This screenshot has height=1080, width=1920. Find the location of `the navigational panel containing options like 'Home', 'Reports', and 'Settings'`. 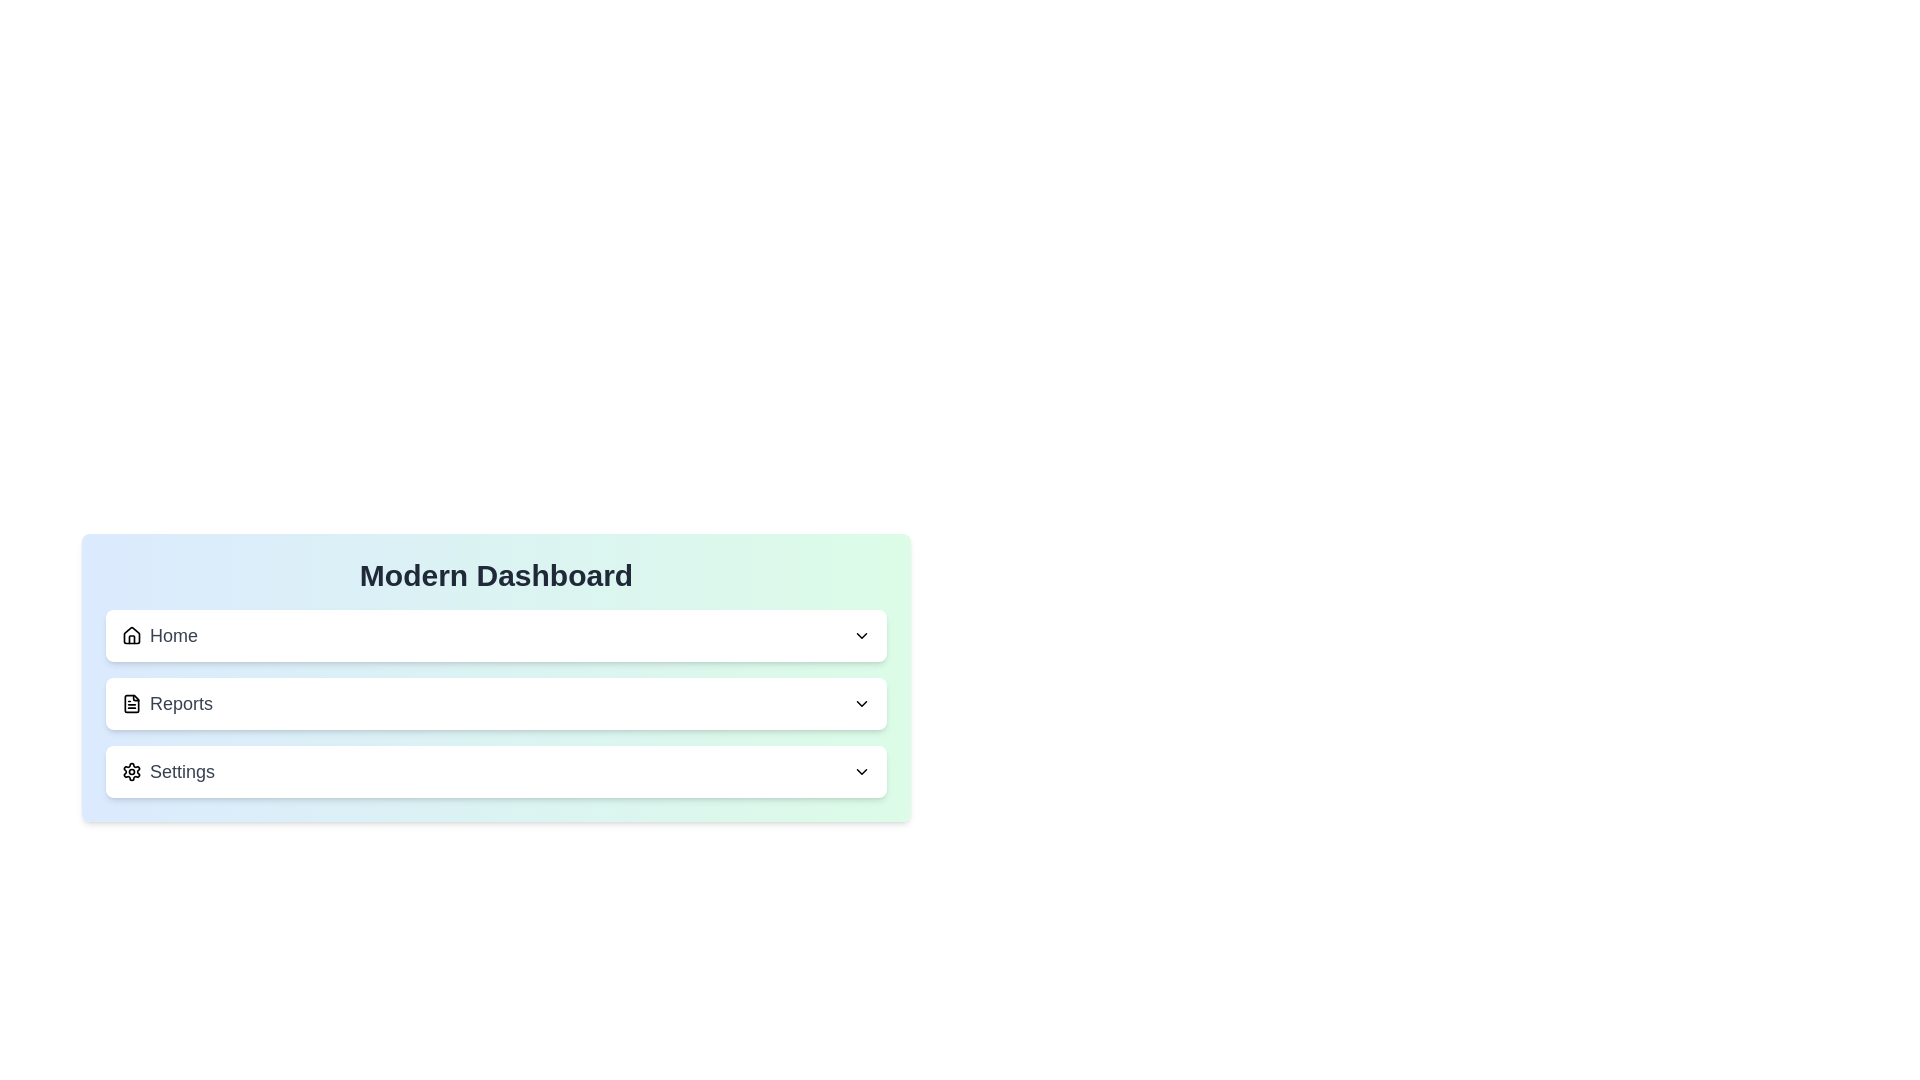

the navigational panel containing options like 'Home', 'Reports', and 'Settings' is located at coordinates (496, 738).